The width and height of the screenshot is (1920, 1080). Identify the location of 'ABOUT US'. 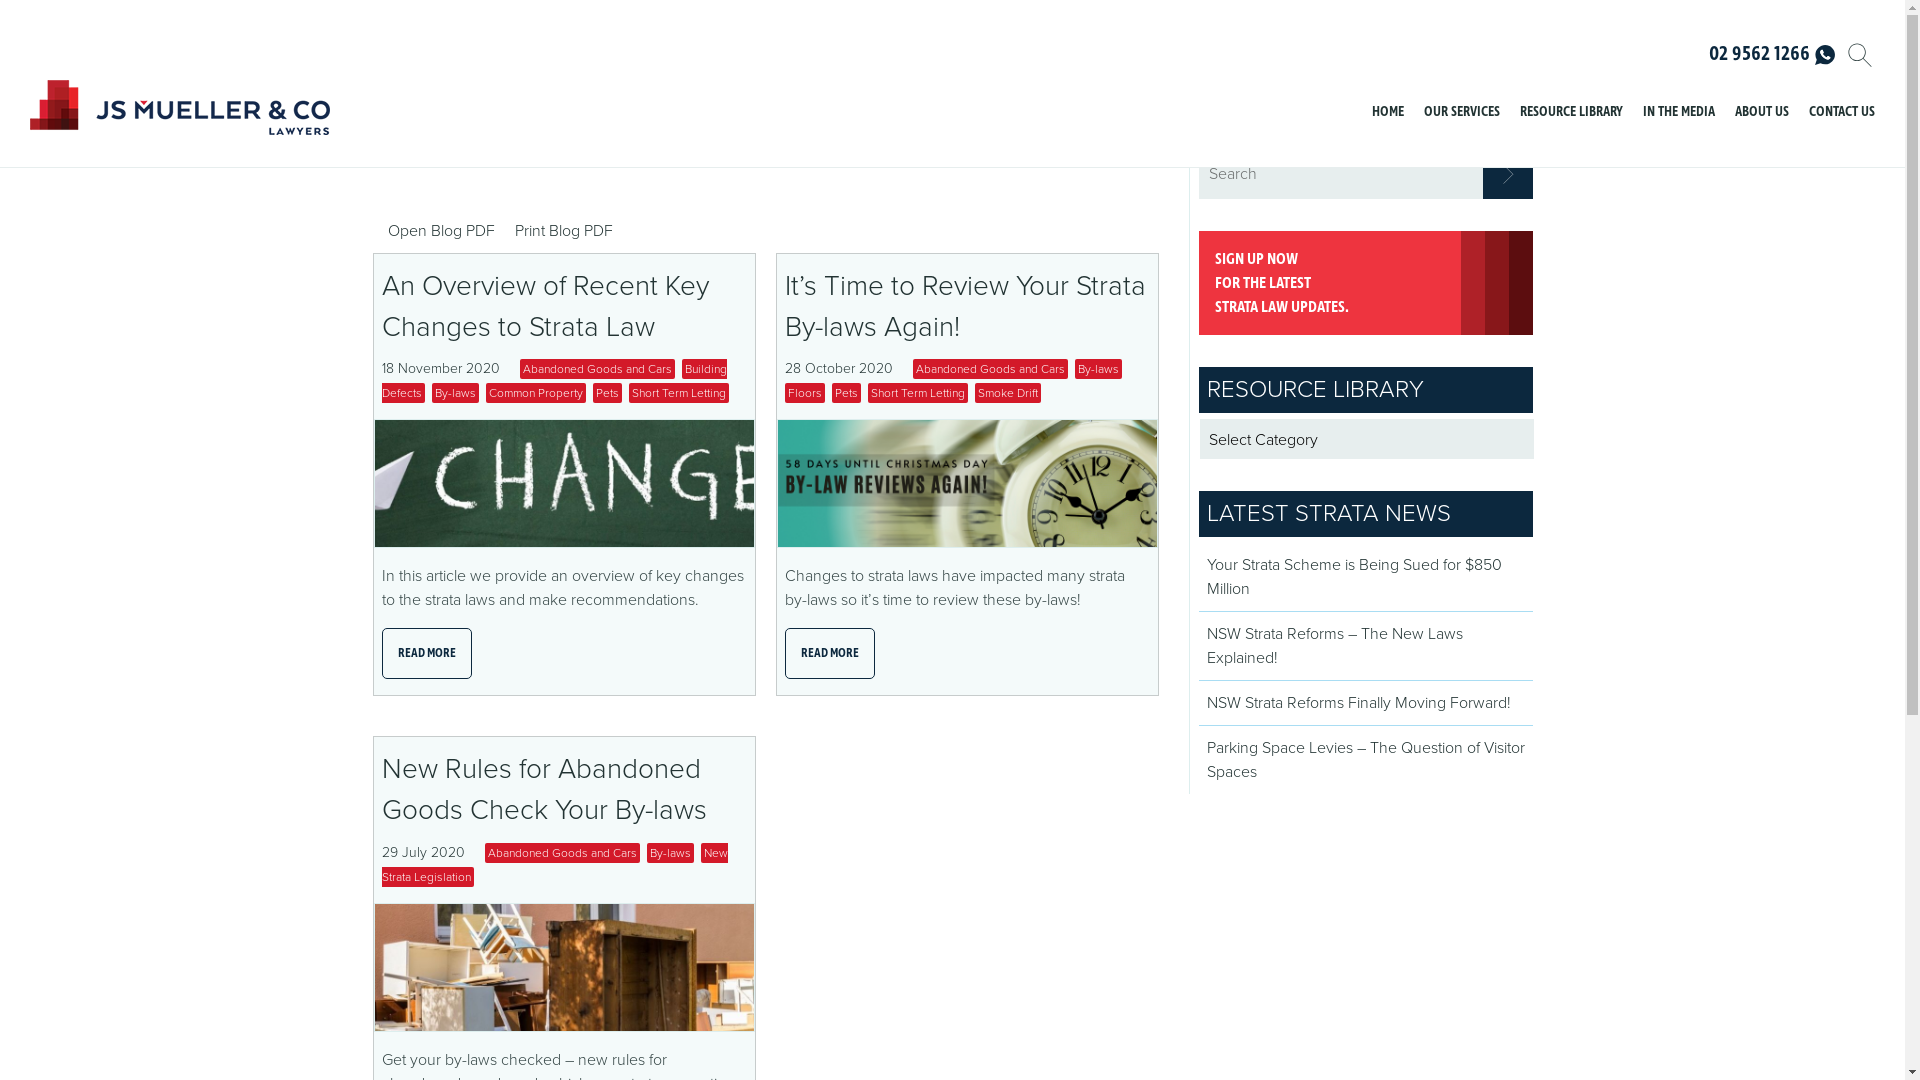
(1761, 114).